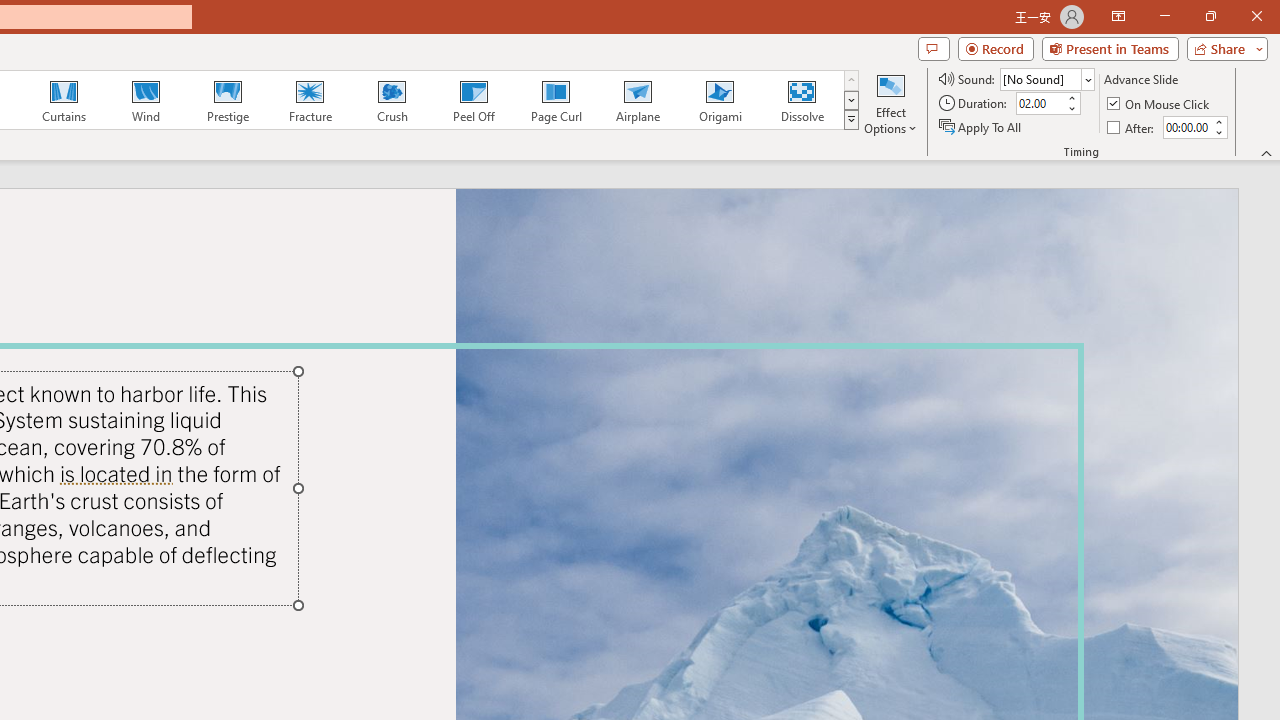 Image resolution: width=1280 pixels, height=720 pixels. What do you see at coordinates (555, 100) in the screenshot?
I see `'Page Curl'` at bounding box center [555, 100].